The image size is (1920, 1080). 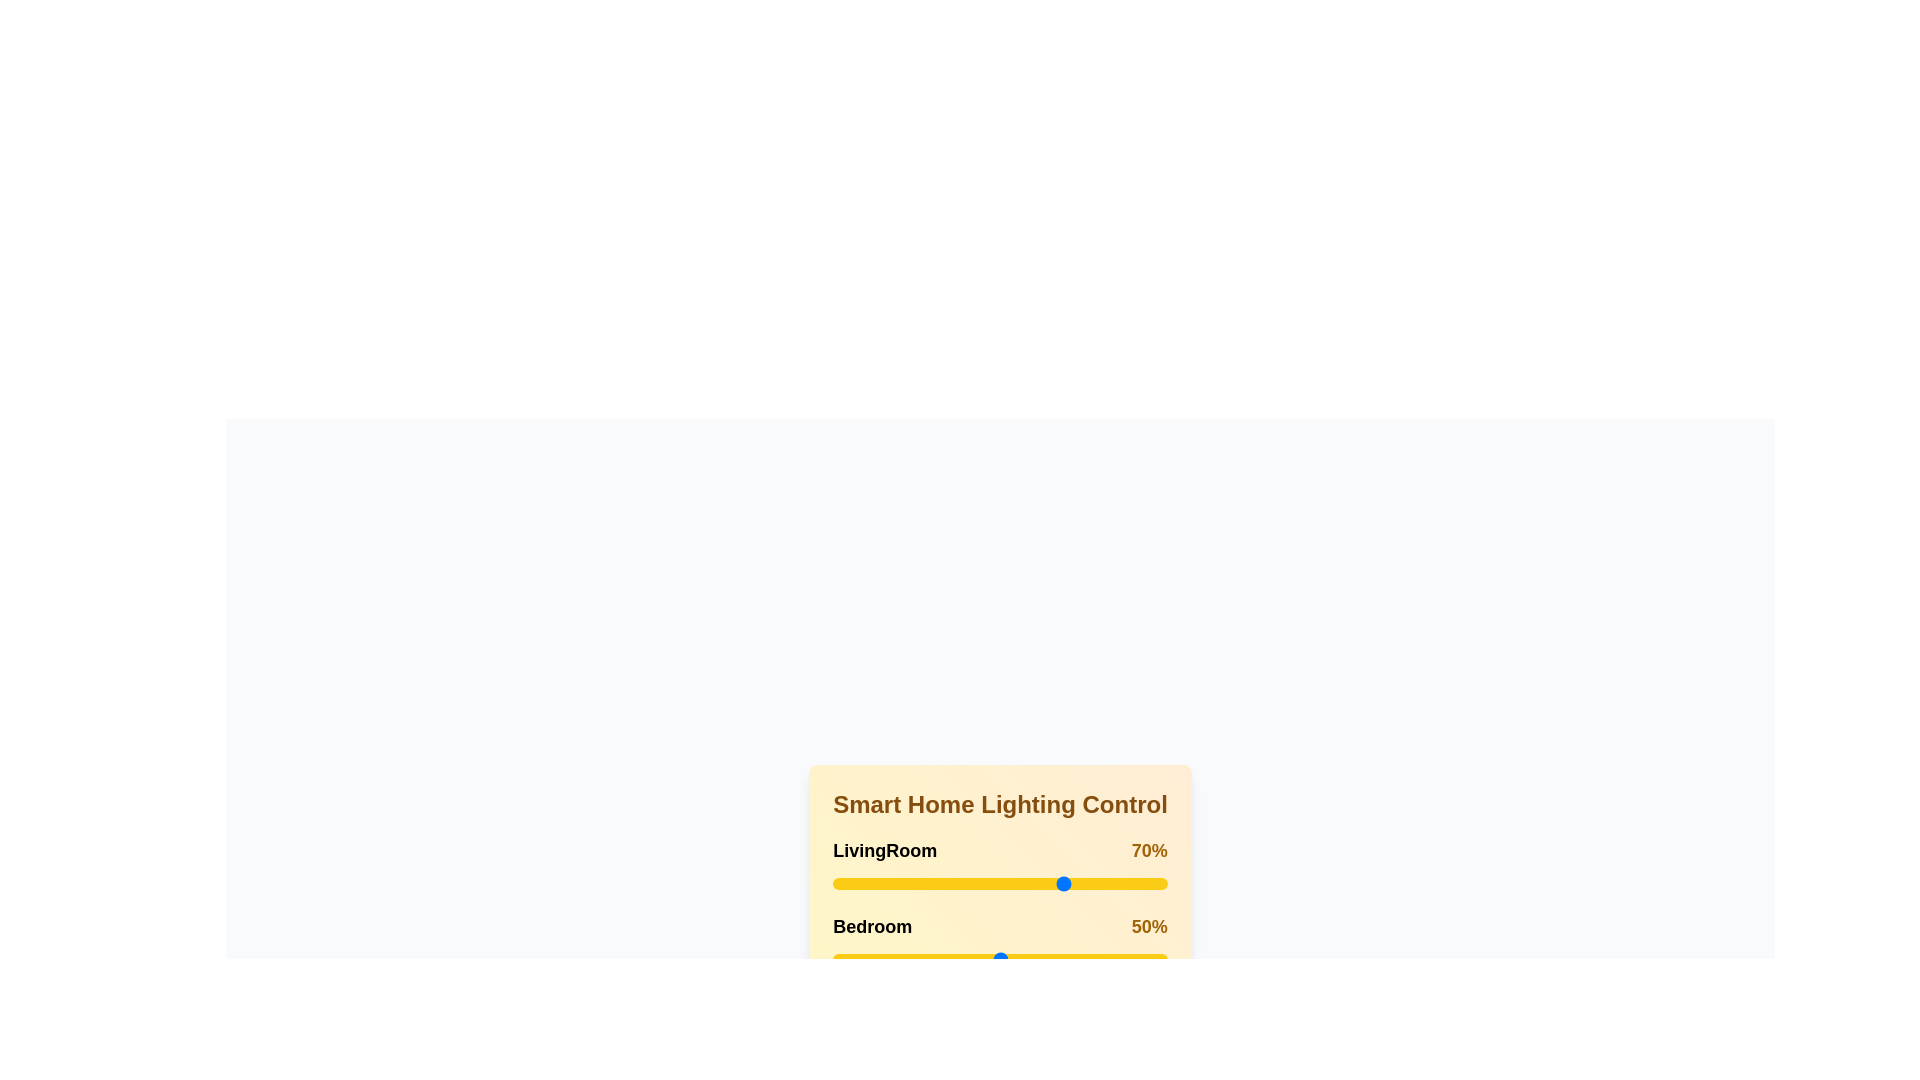 What do you see at coordinates (1149, 926) in the screenshot?
I see `the text label indicating the percentage setting for 'Bedroom' lighting control, located on the right side of the panel in the 'Smart Home Lighting Control' section` at bounding box center [1149, 926].